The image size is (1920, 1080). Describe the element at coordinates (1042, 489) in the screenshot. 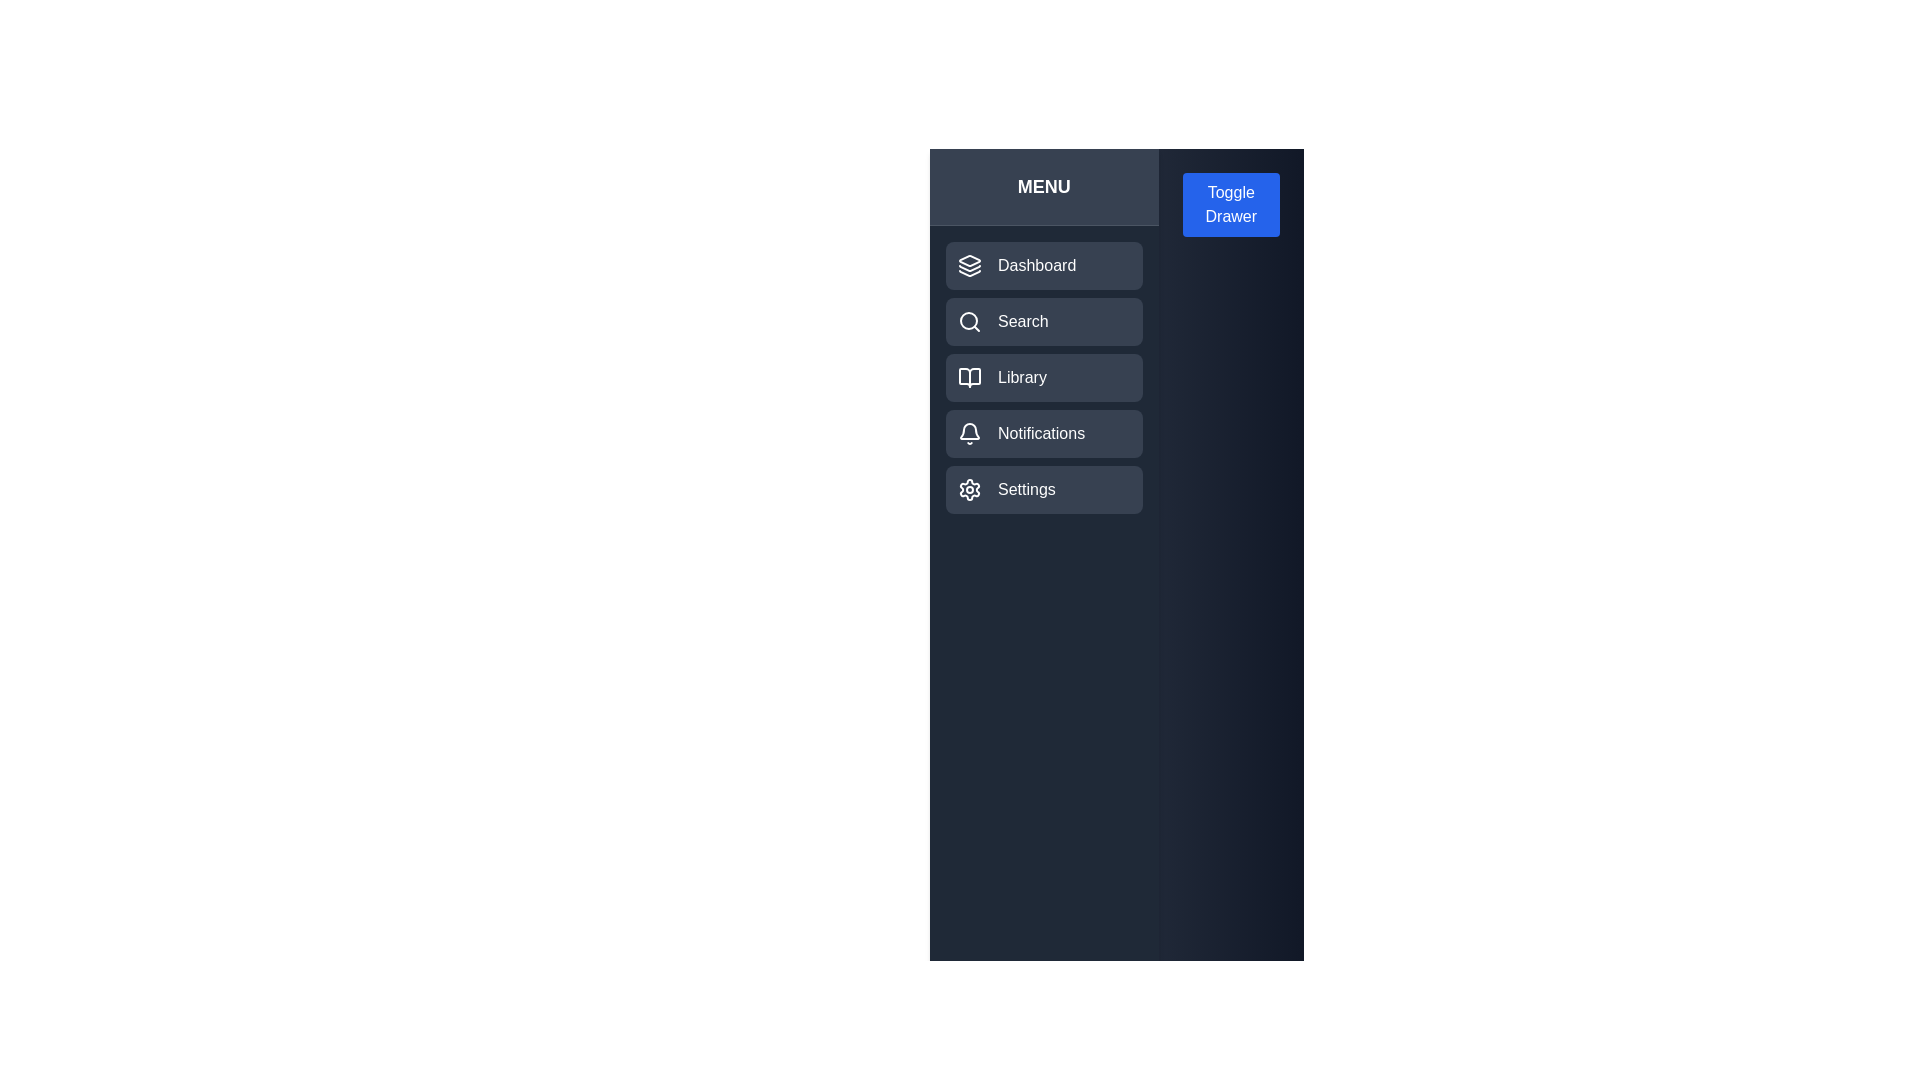

I see `the menu item labeled Settings` at that location.